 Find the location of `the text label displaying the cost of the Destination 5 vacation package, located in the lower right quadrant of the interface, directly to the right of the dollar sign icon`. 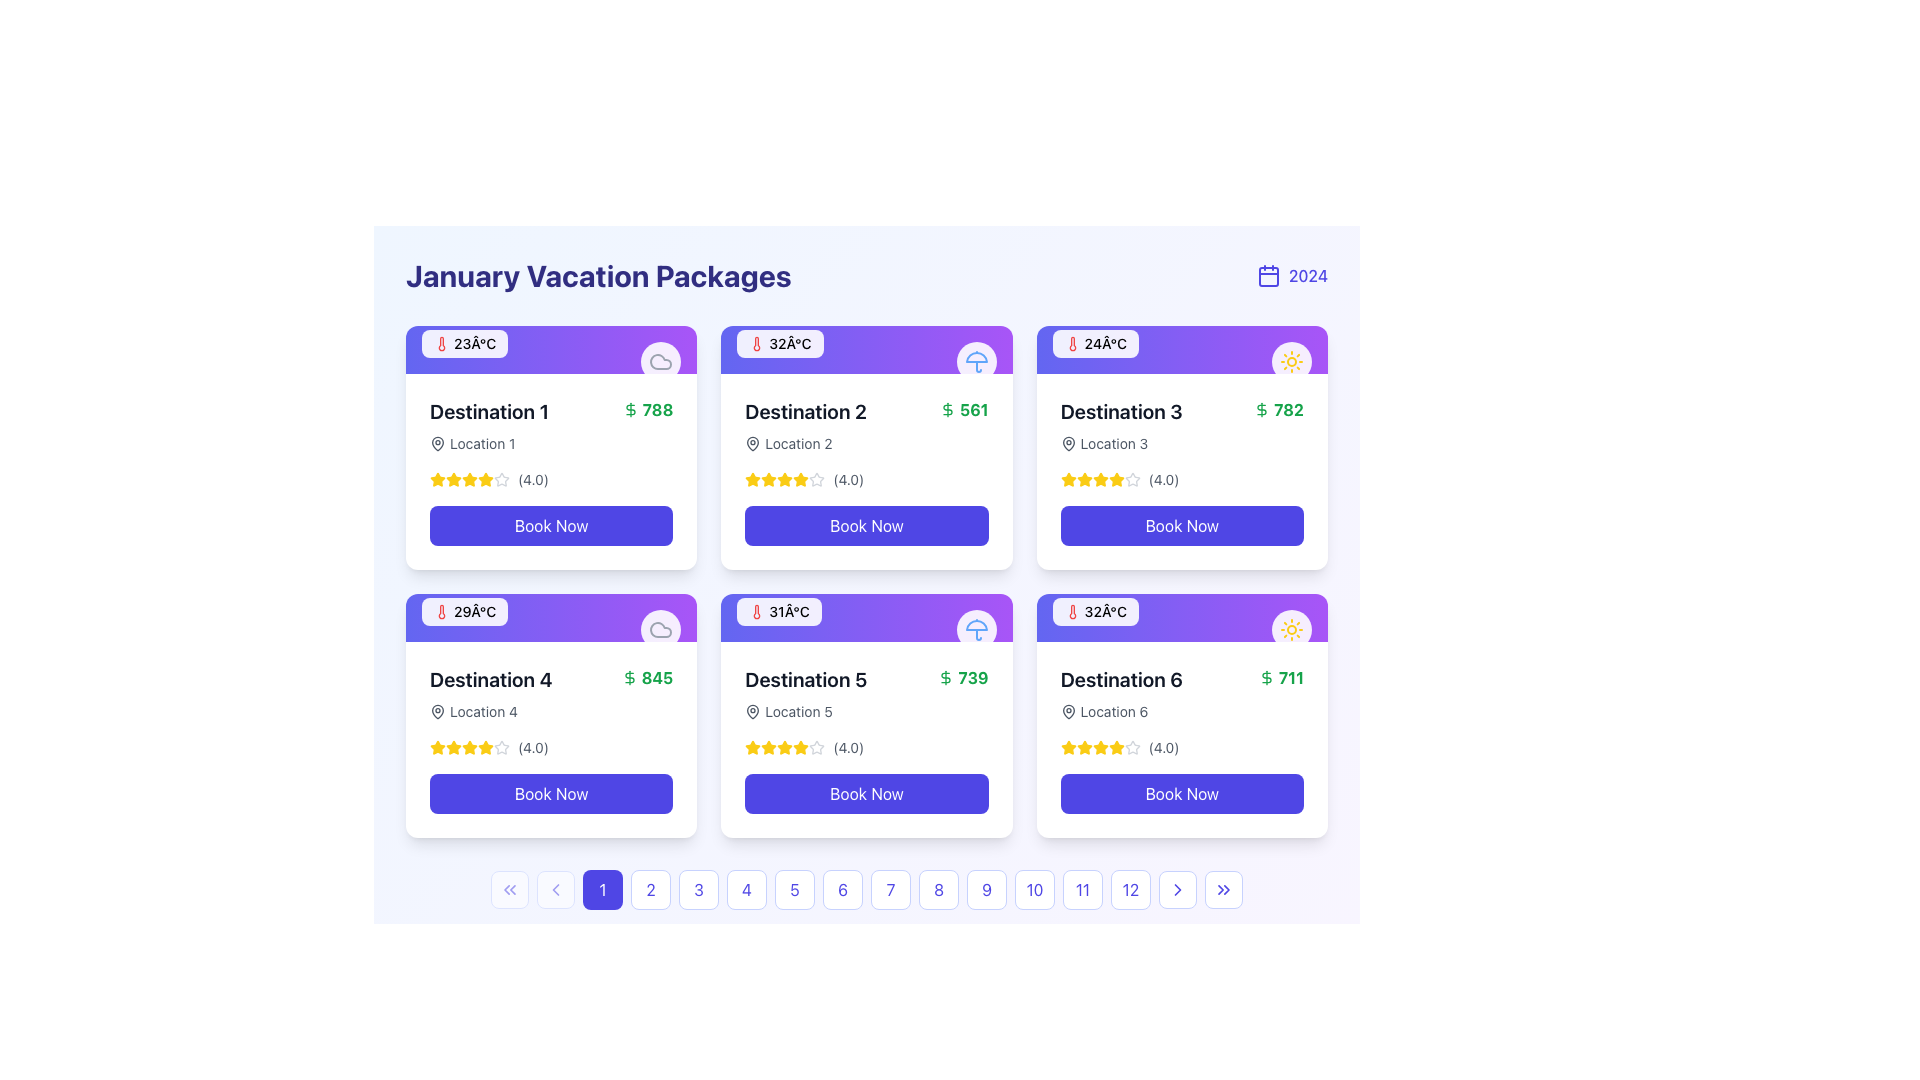

the text label displaying the cost of the Destination 5 vacation package, located in the lower right quadrant of the interface, directly to the right of the dollar sign icon is located at coordinates (973, 677).